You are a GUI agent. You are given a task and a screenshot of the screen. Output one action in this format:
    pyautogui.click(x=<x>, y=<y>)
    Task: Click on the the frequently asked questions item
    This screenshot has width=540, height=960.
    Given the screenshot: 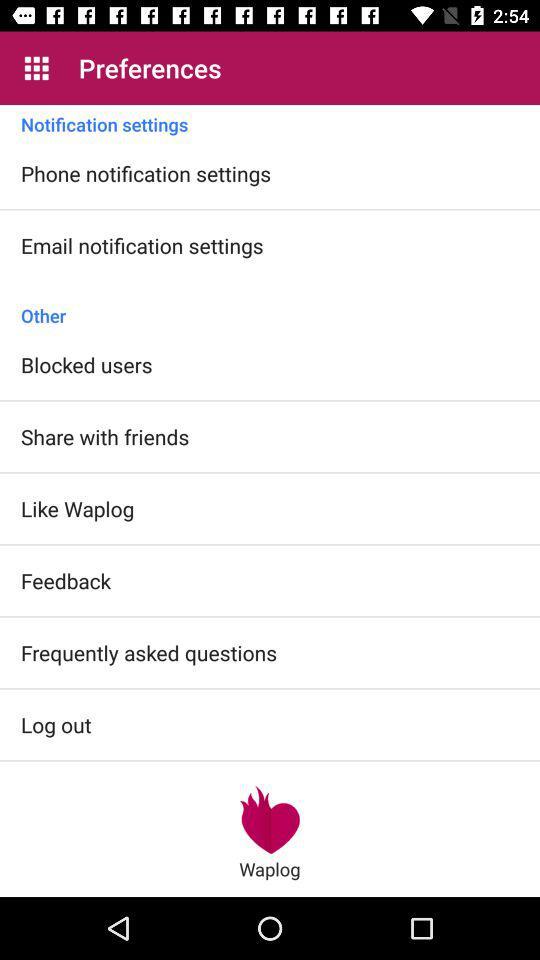 What is the action you would take?
    pyautogui.click(x=148, y=651)
    